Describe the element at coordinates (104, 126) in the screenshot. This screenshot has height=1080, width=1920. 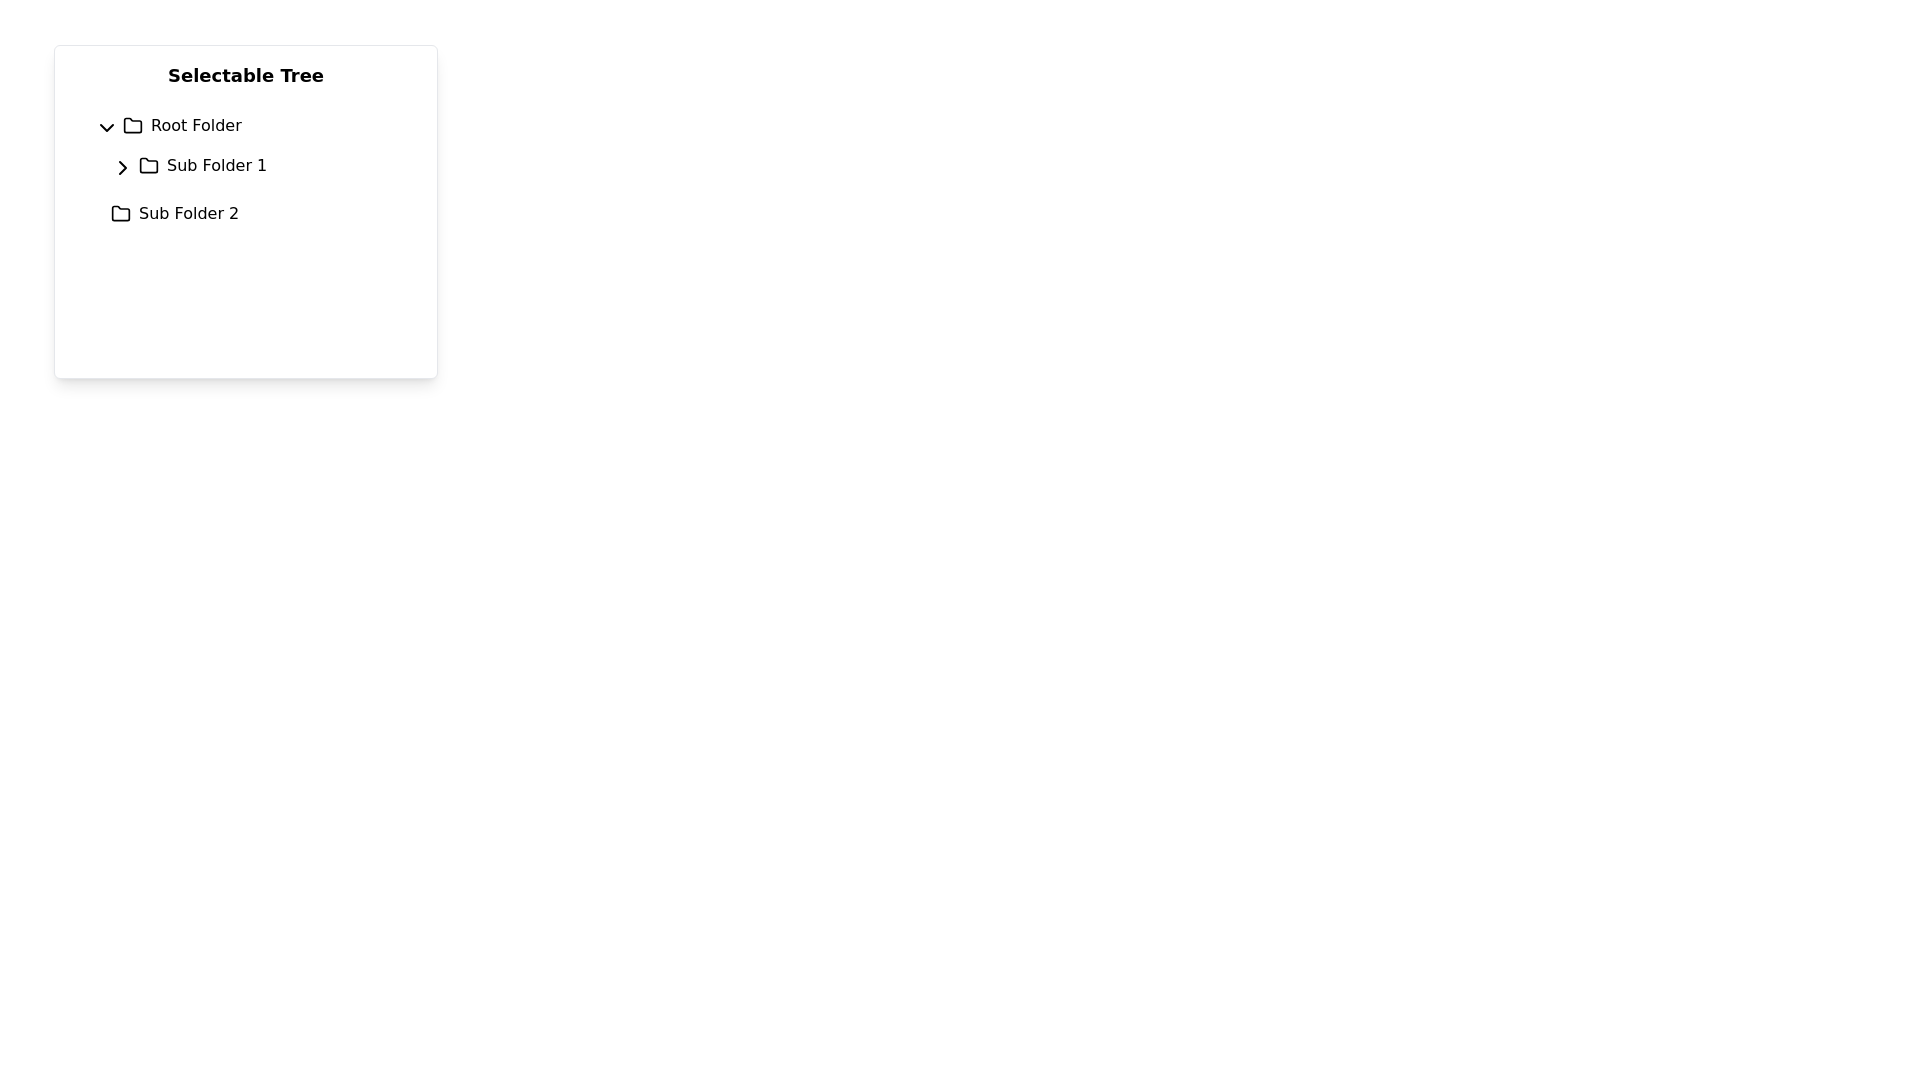
I see `the toggle icon for the 'Root Folder'` at that location.